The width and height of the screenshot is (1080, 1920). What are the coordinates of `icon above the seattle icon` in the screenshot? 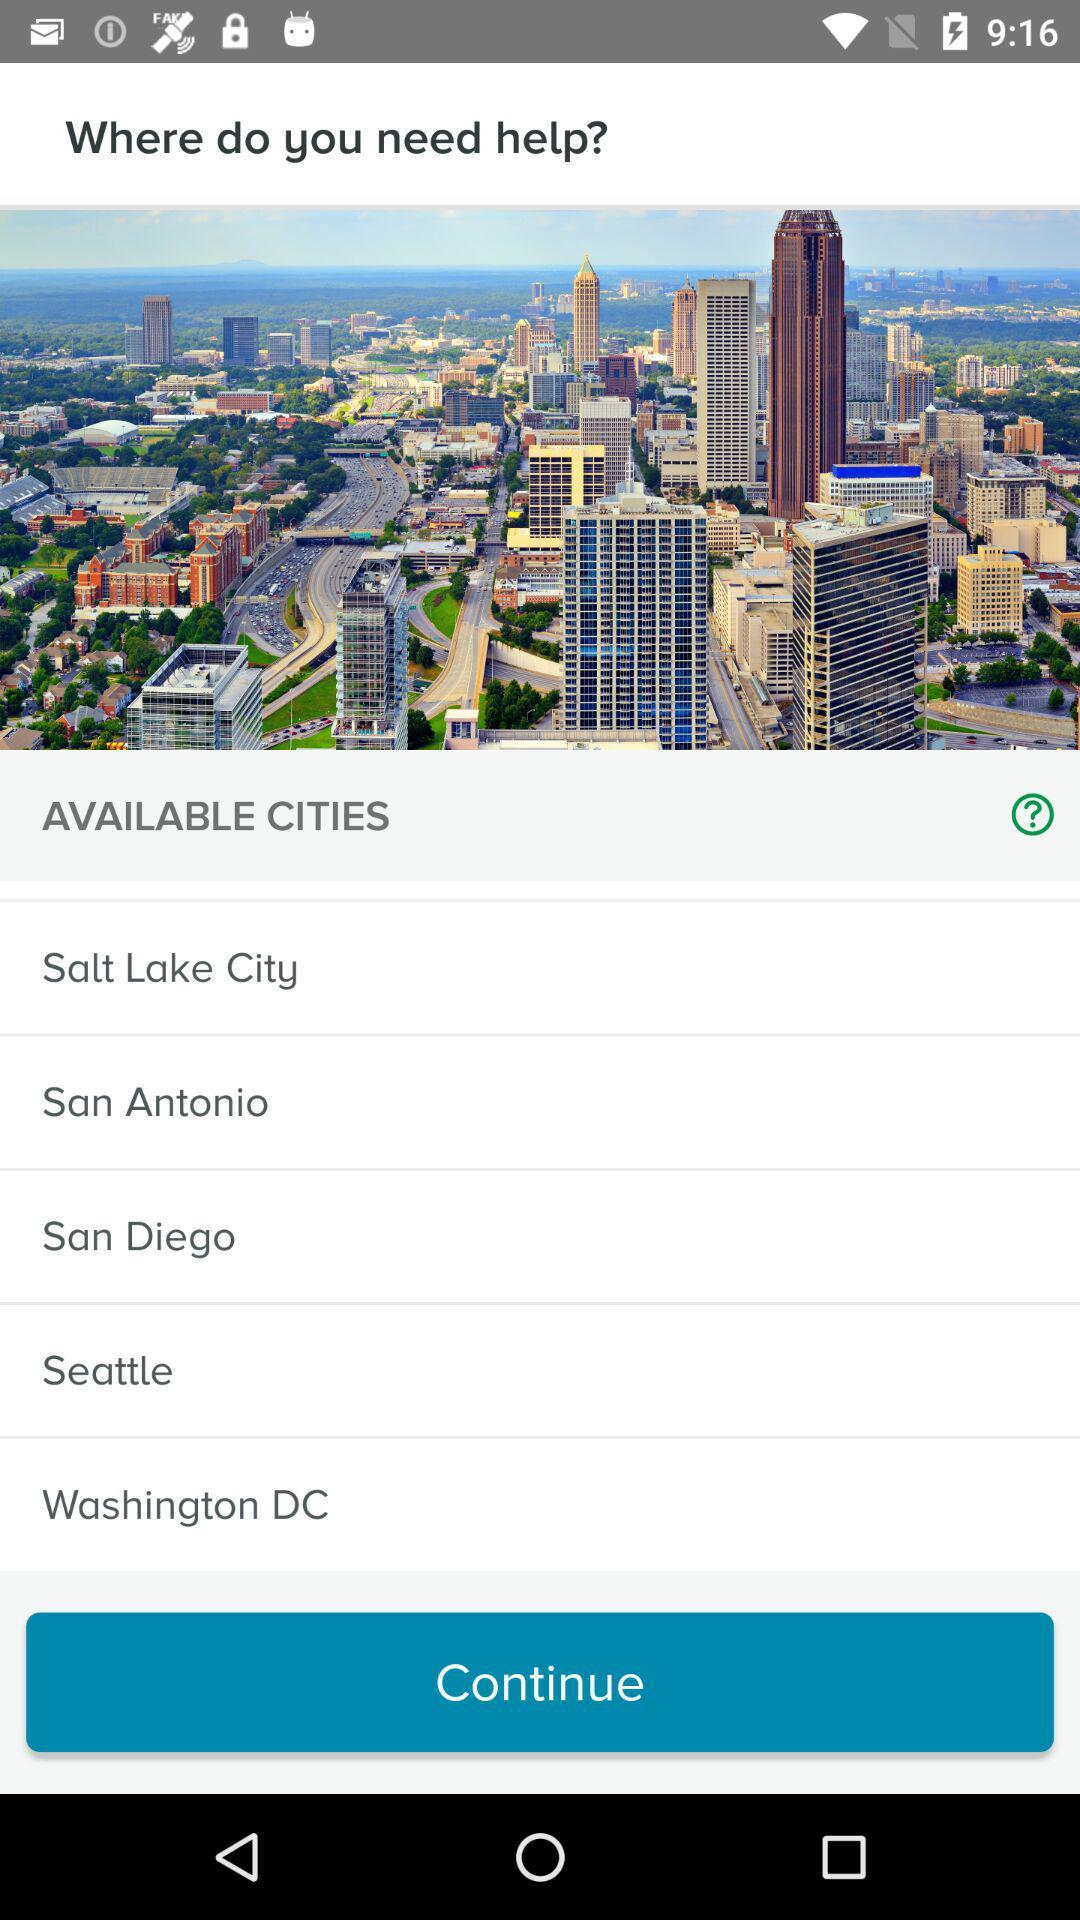 It's located at (138, 1235).